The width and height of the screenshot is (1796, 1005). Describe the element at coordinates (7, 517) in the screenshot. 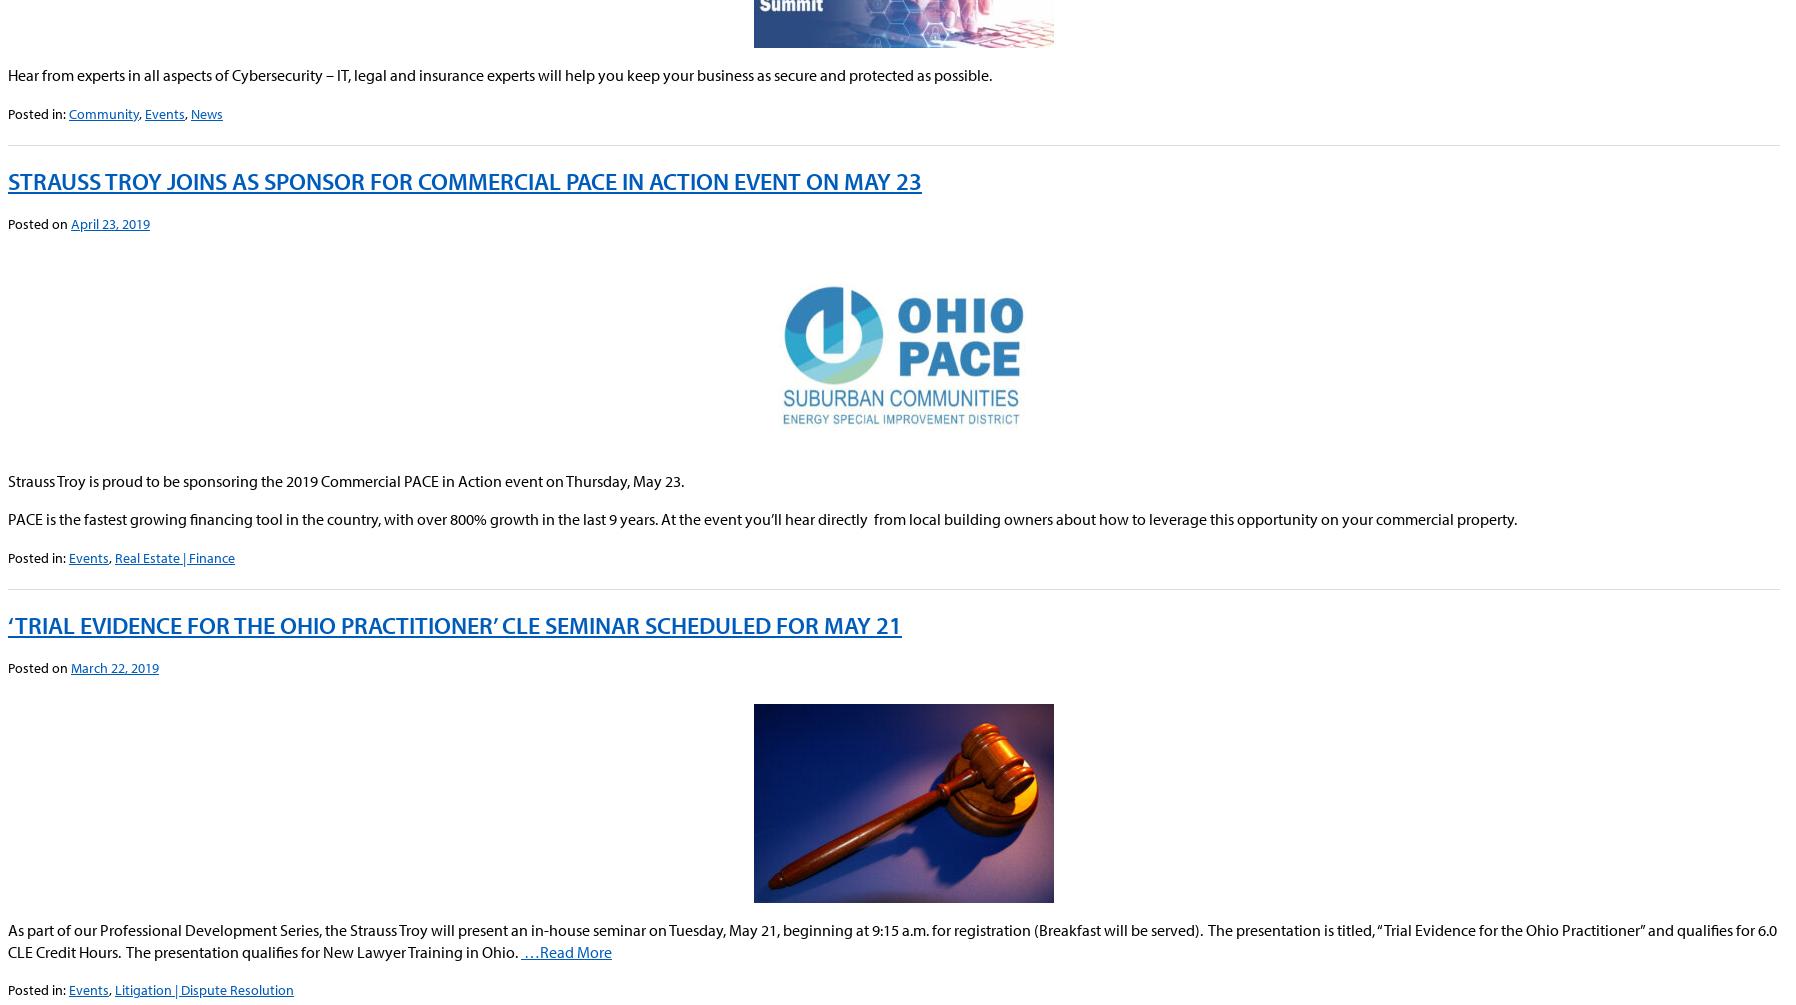

I see `'PACE is the fastest growing financing tool in the country, with over 800% growth in the last 9 years. At the event you’ll hear directly  from local building owners about how to leverage this opportunity on your commercial property.'` at that location.